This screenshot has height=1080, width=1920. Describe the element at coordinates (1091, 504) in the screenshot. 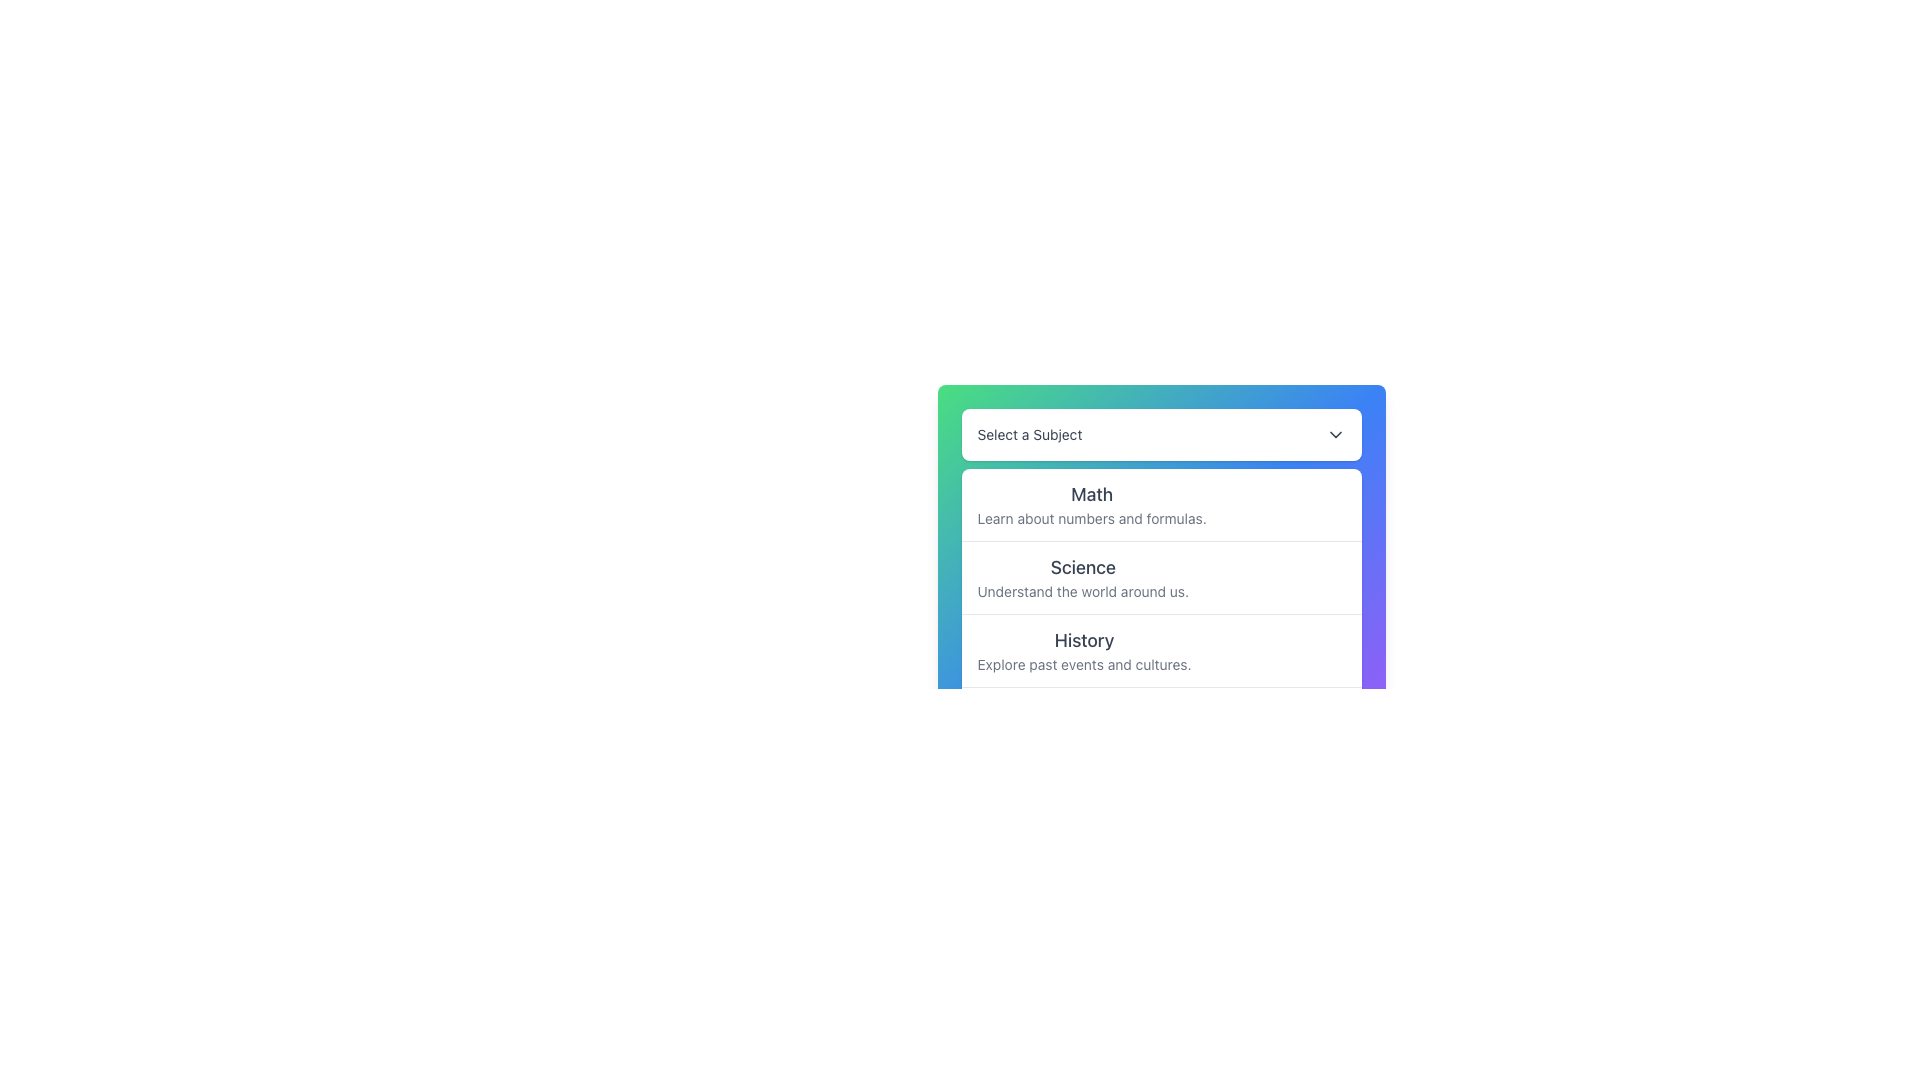

I see `the first selectable list item that displays 'Math' in a large bold font and 'Learn about numbers and formulas.' in smaller gray text, located beneath the 'Select a Subject' dropdown header` at that location.